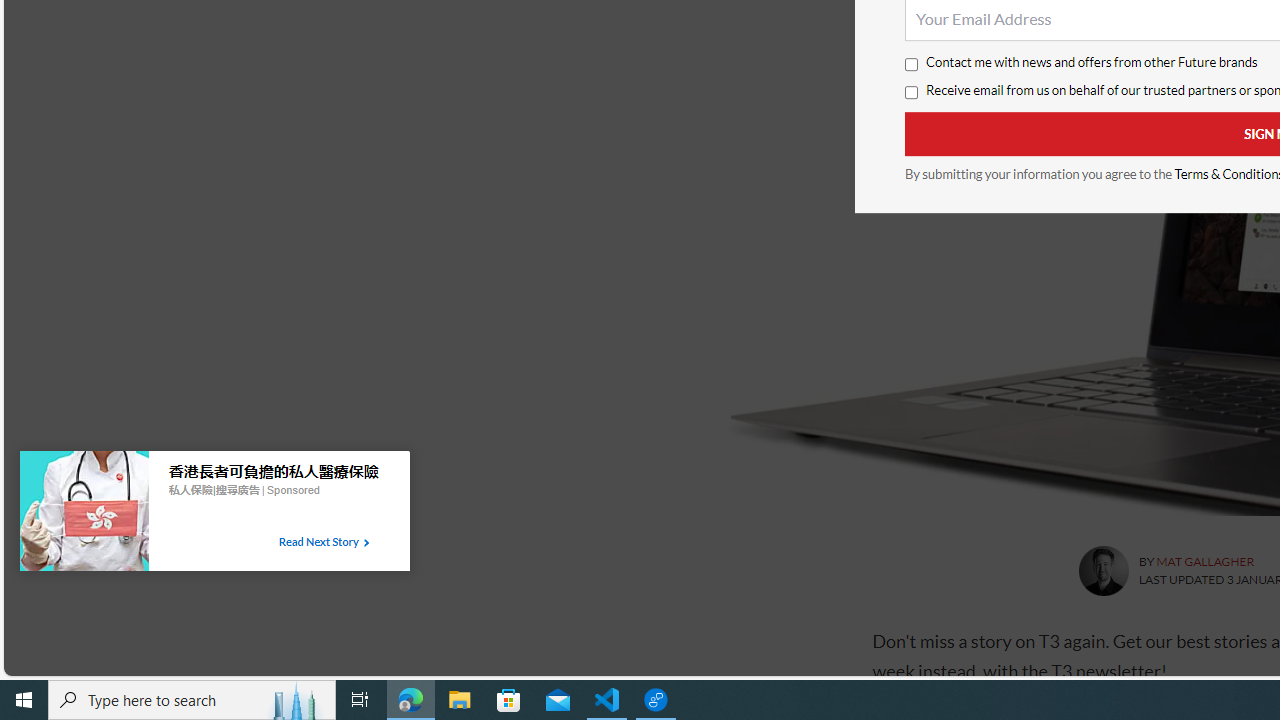 The image size is (1280, 720). I want to click on 'Class: tbl-arrow-icon arrow-2', so click(366, 543).